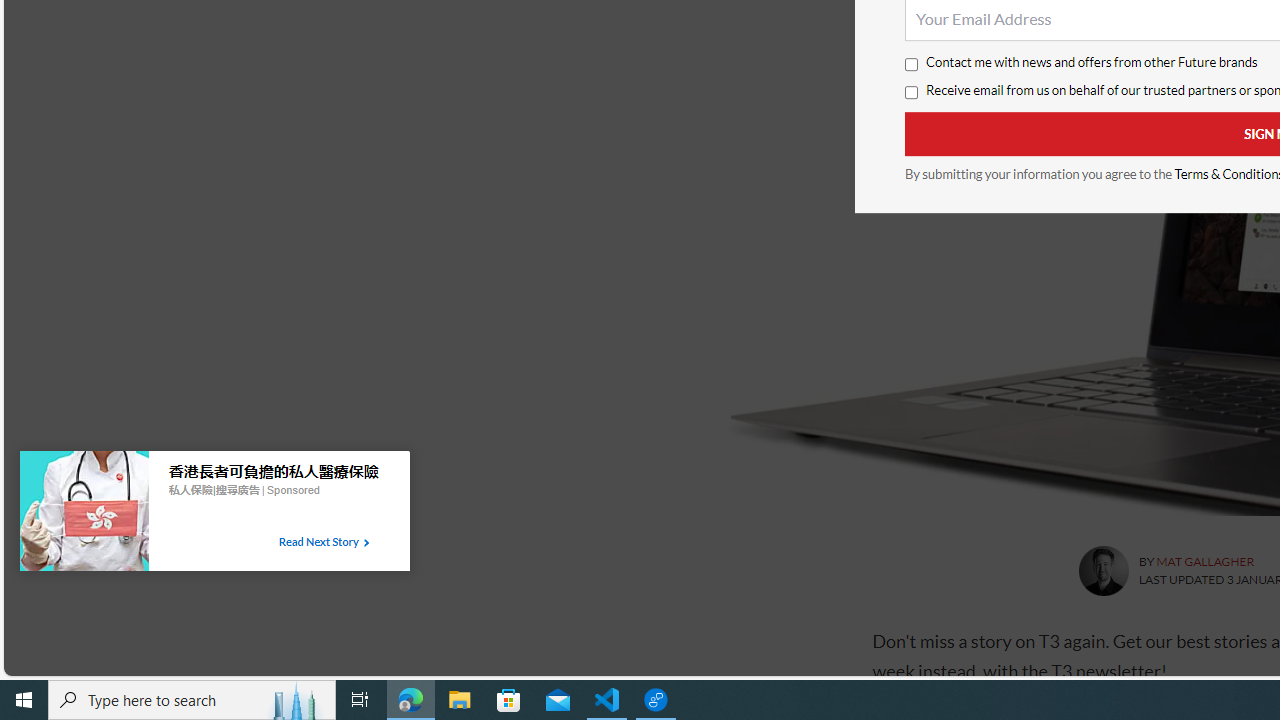 The image size is (1280, 720). I want to click on 'Class: tbl-arrow-icon arrow-2', so click(366, 543).